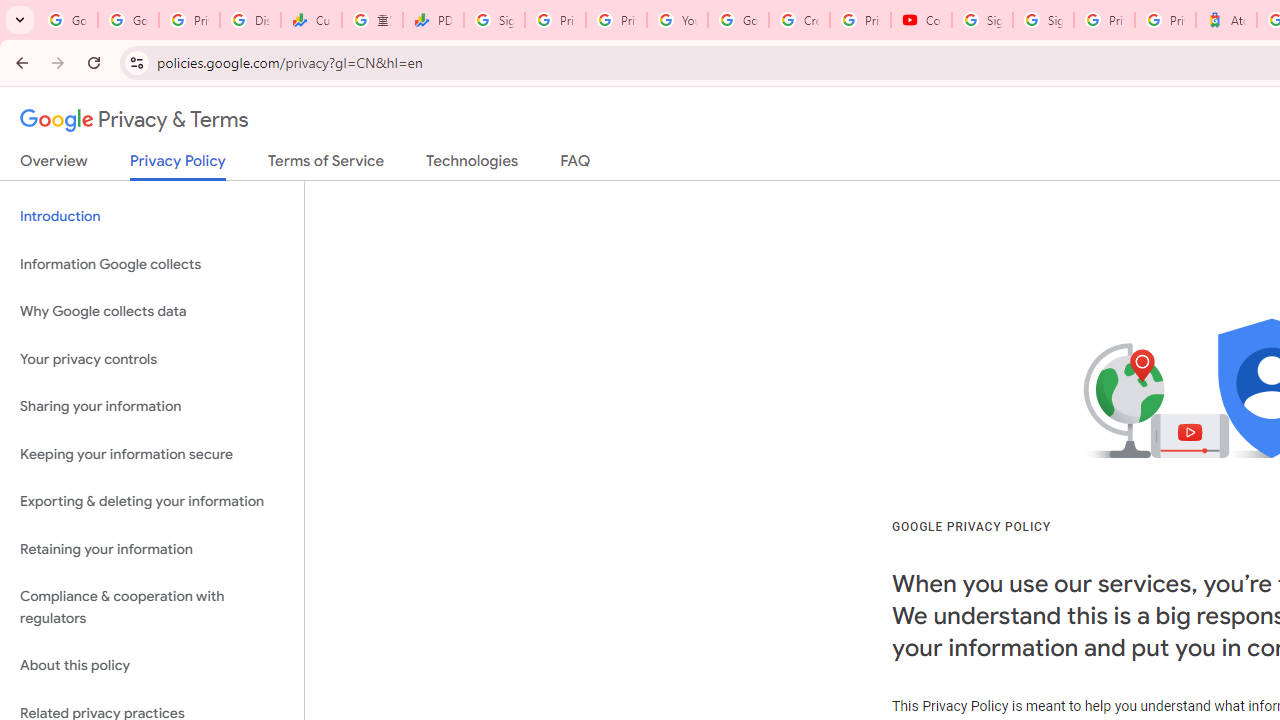 This screenshot has height=720, width=1280. I want to click on 'Exporting & deleting your information', so click(151, 501).